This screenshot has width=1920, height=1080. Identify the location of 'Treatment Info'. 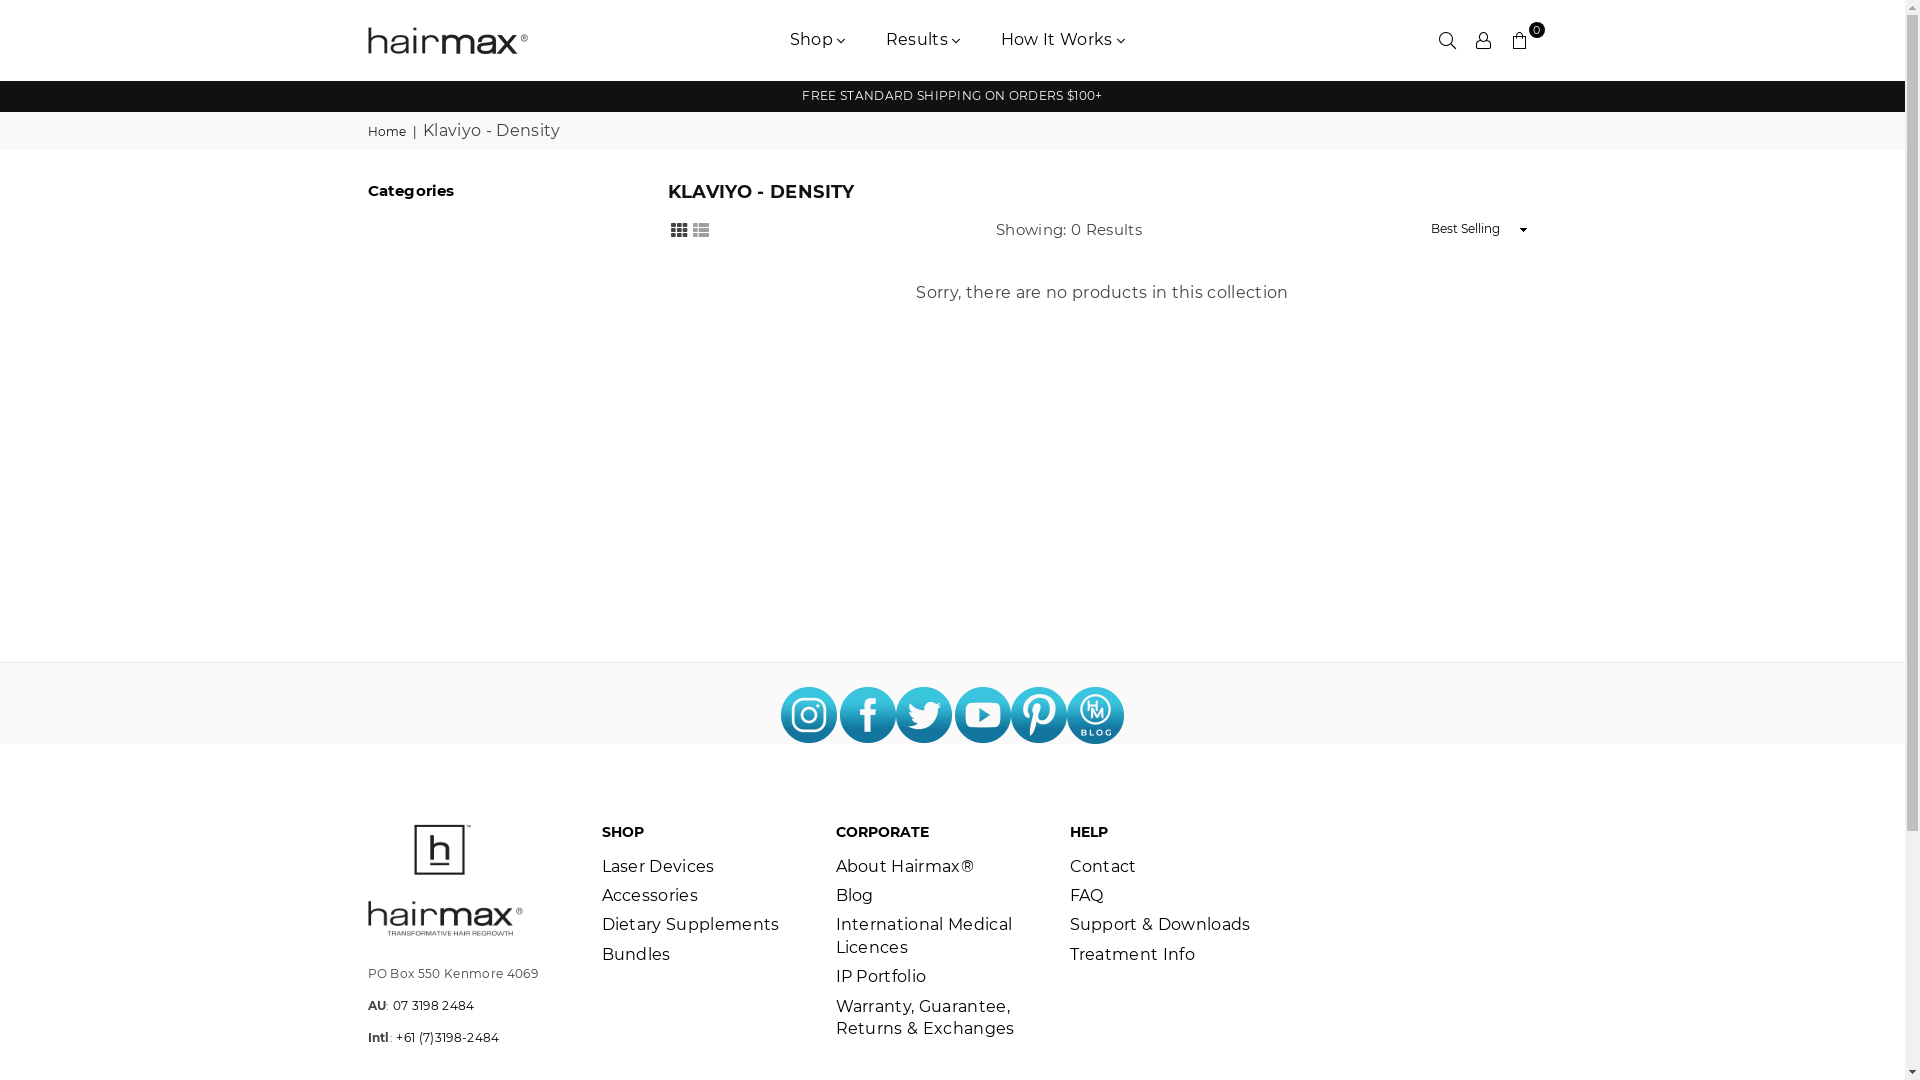
(1069, 953).